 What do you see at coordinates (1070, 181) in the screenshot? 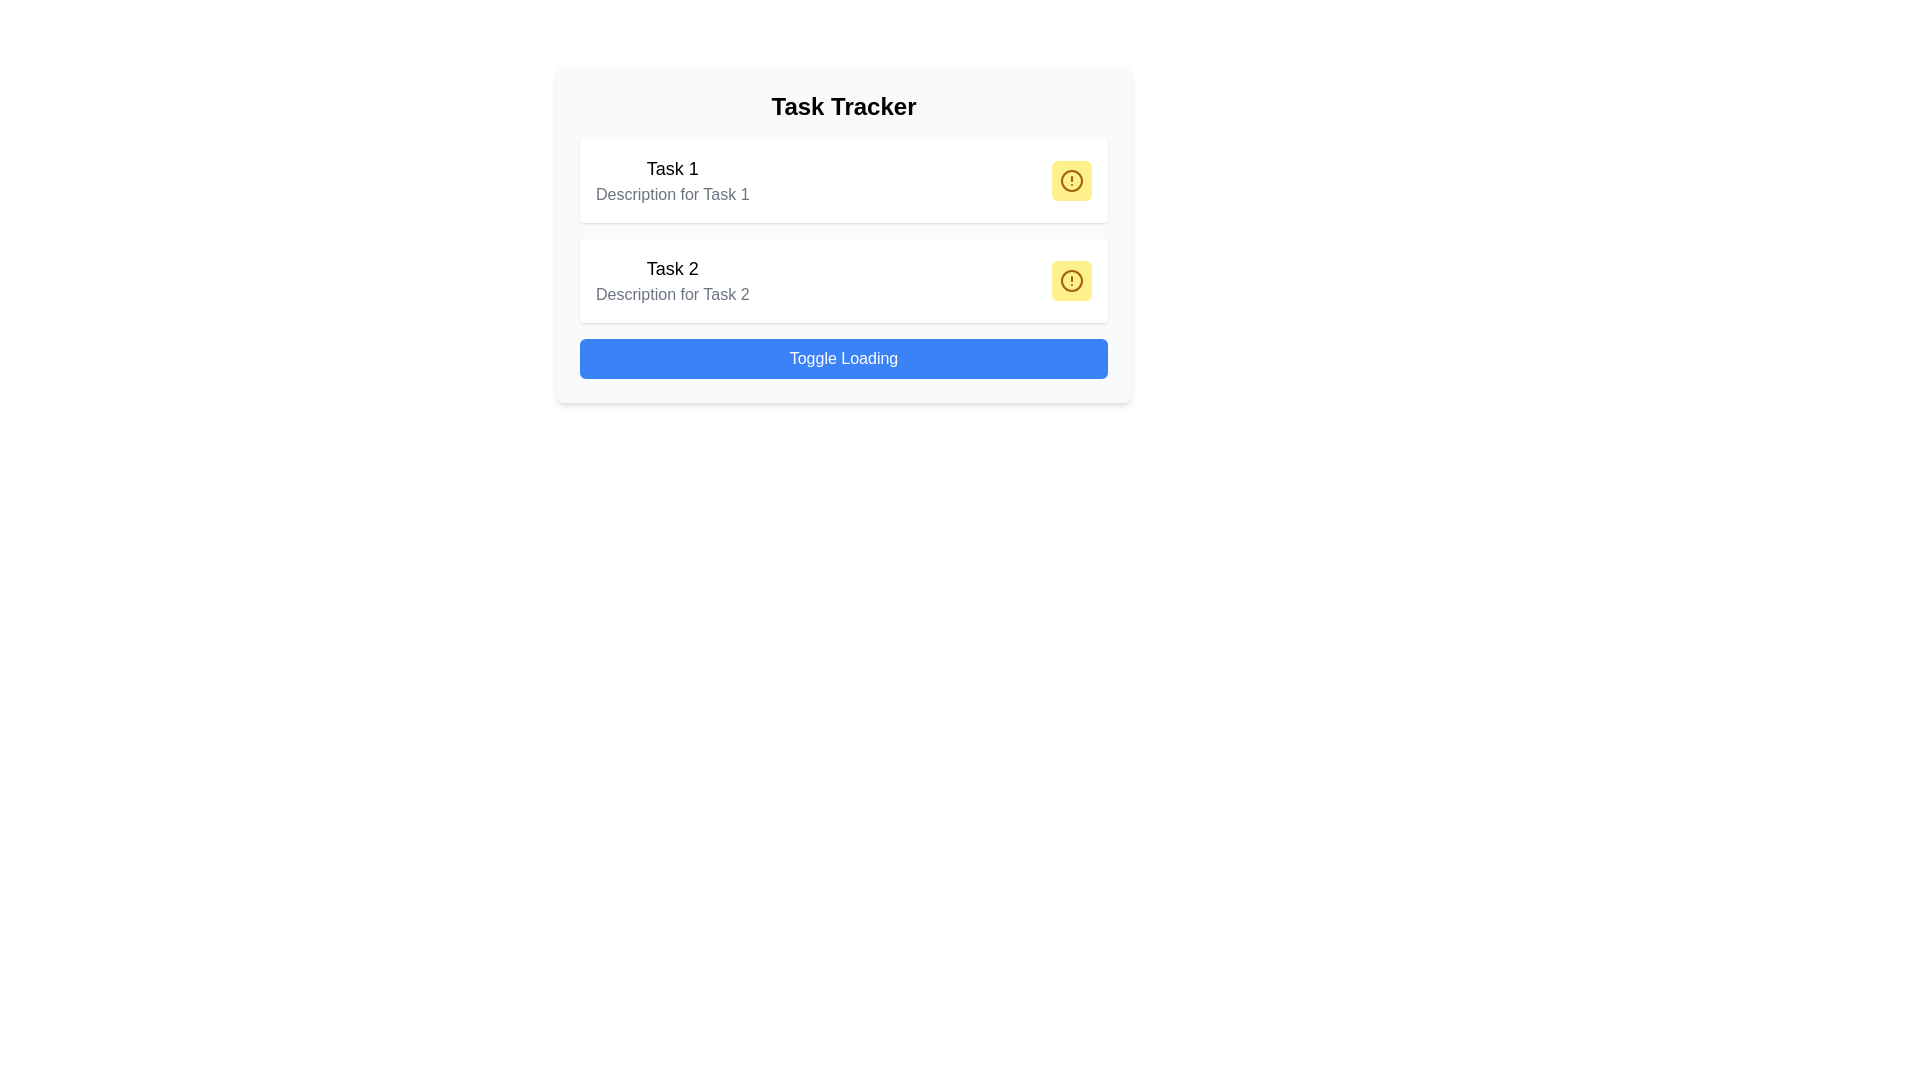
I see `the alert icon button located at the top-right corner of the 'Task 1' card` at bounding box center [1070, 181].